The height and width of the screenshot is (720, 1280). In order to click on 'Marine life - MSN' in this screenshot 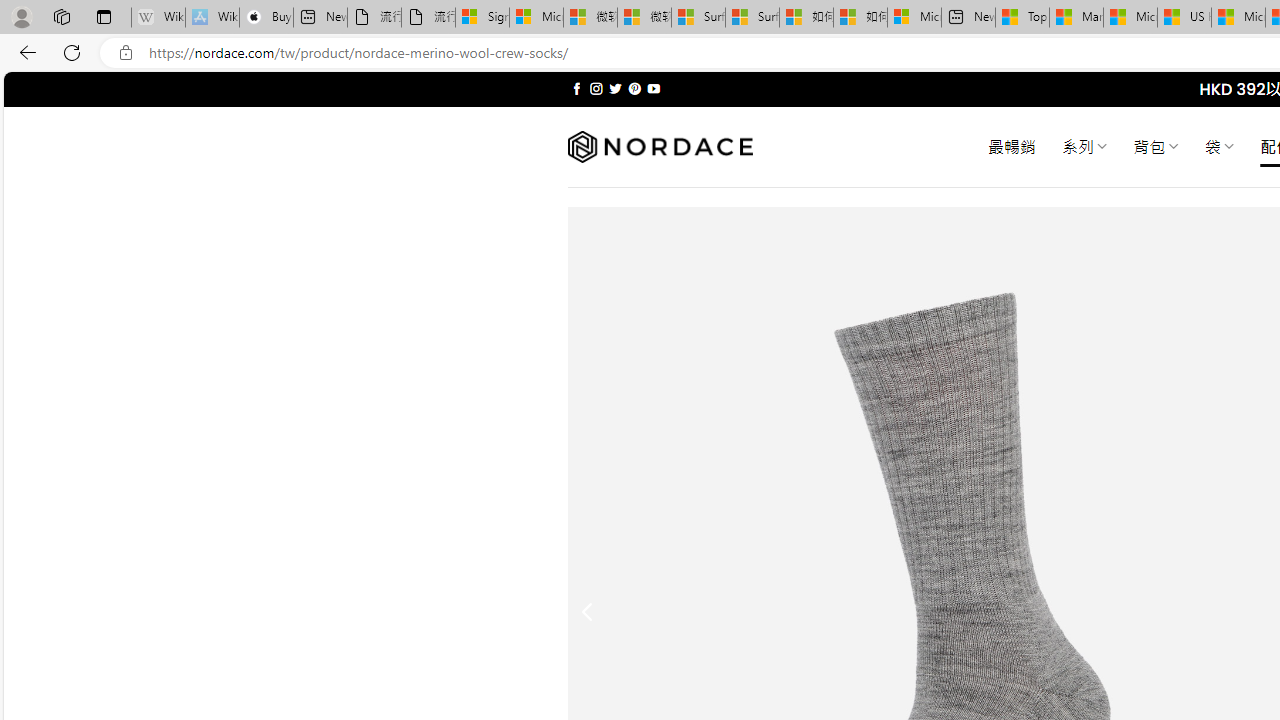, I will do `click(1075, 17)`.